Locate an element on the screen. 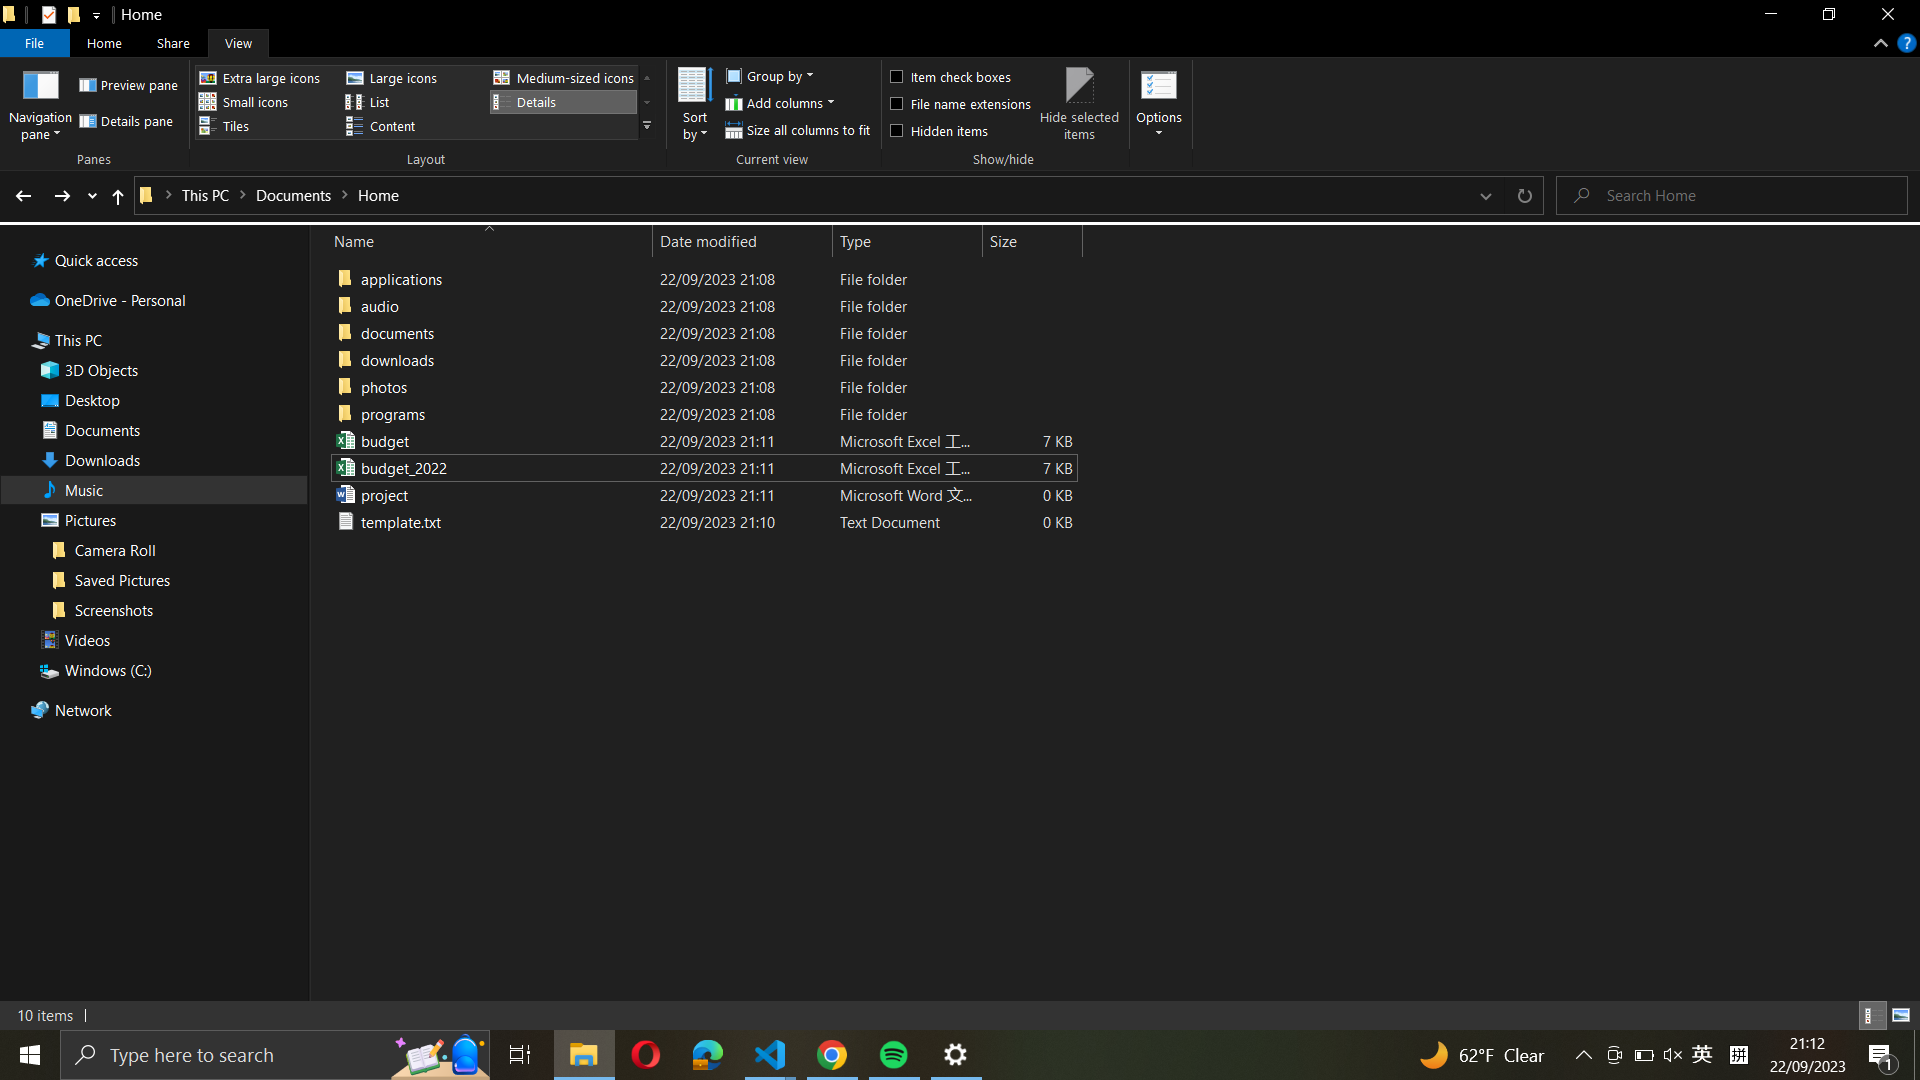  Change the name of the file "budget_excel_file" to "budget_2021_excel_file" is located at coordinates (700, 439).